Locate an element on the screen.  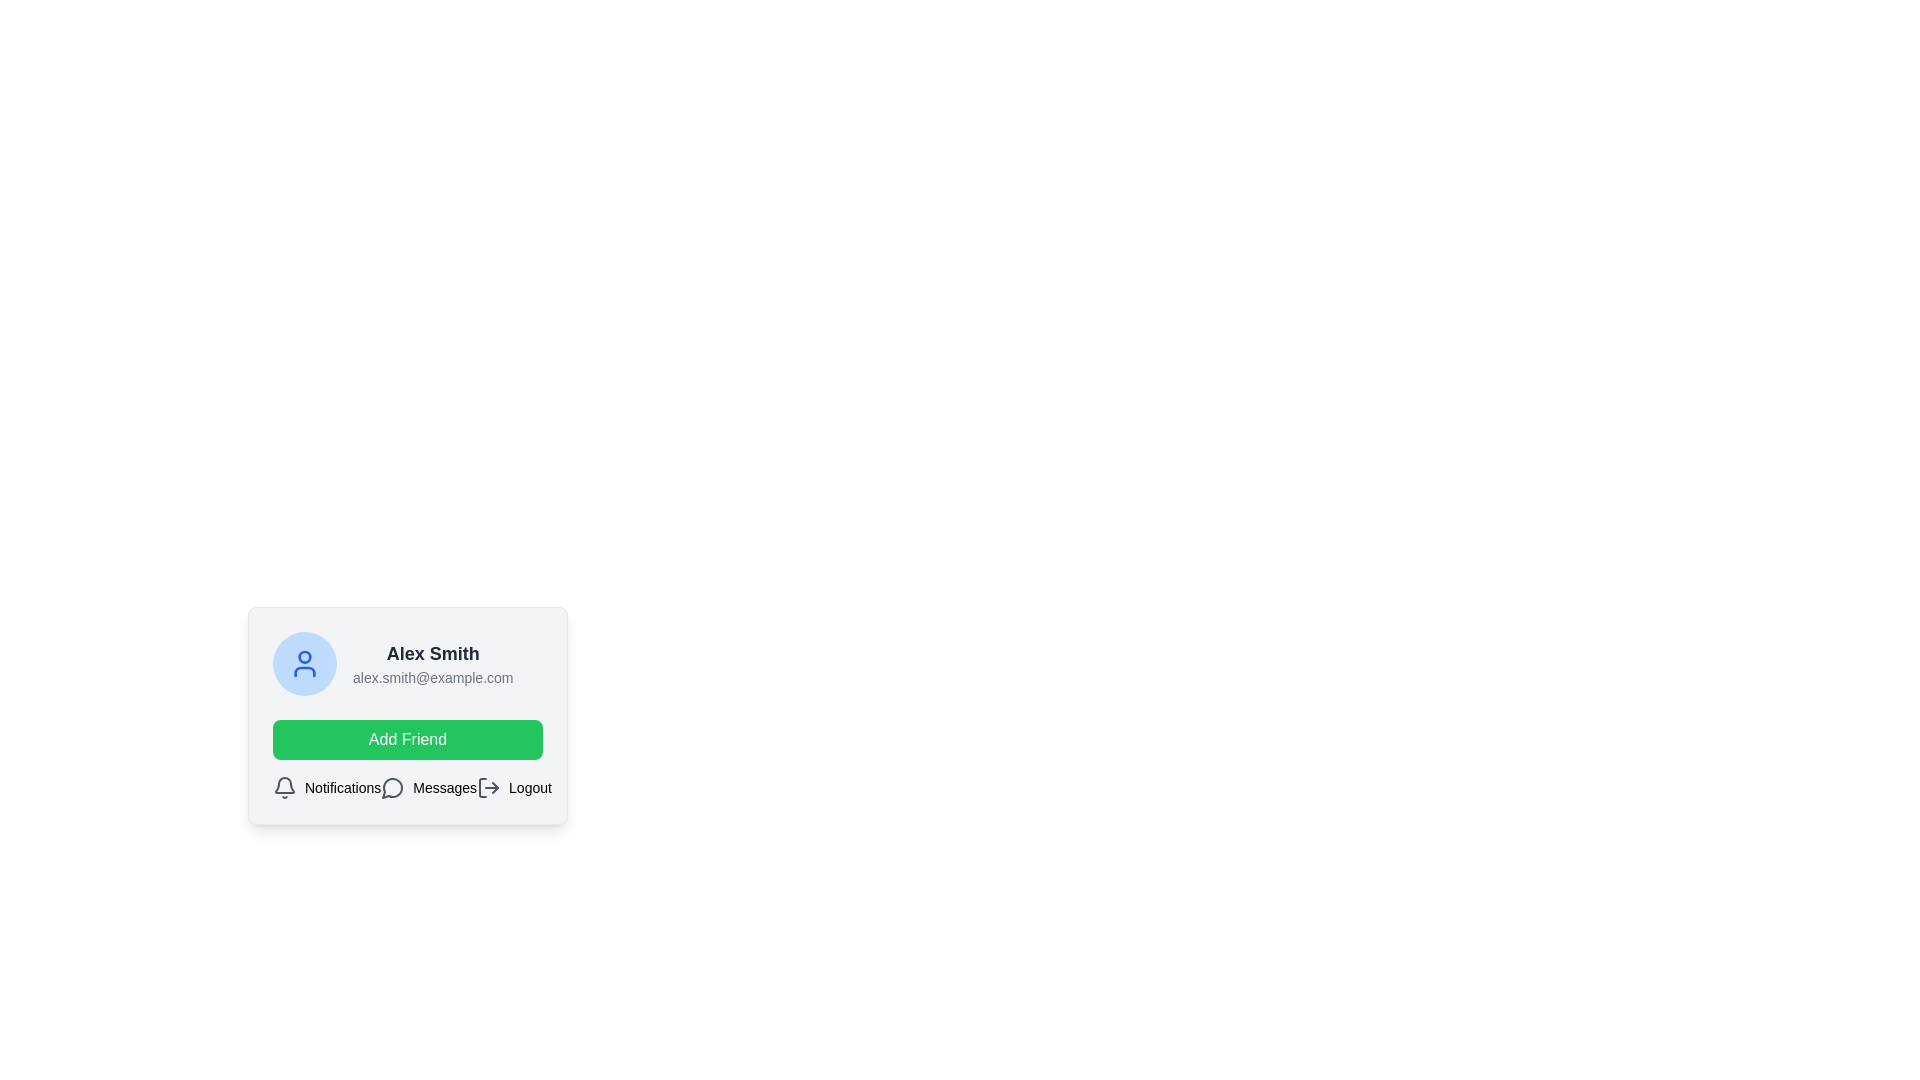
the Text label that indicates messages or communication, located between a speech bubble icon and a logout icon in a horizontal group of icons and labels is located at coordinates (444, 786).